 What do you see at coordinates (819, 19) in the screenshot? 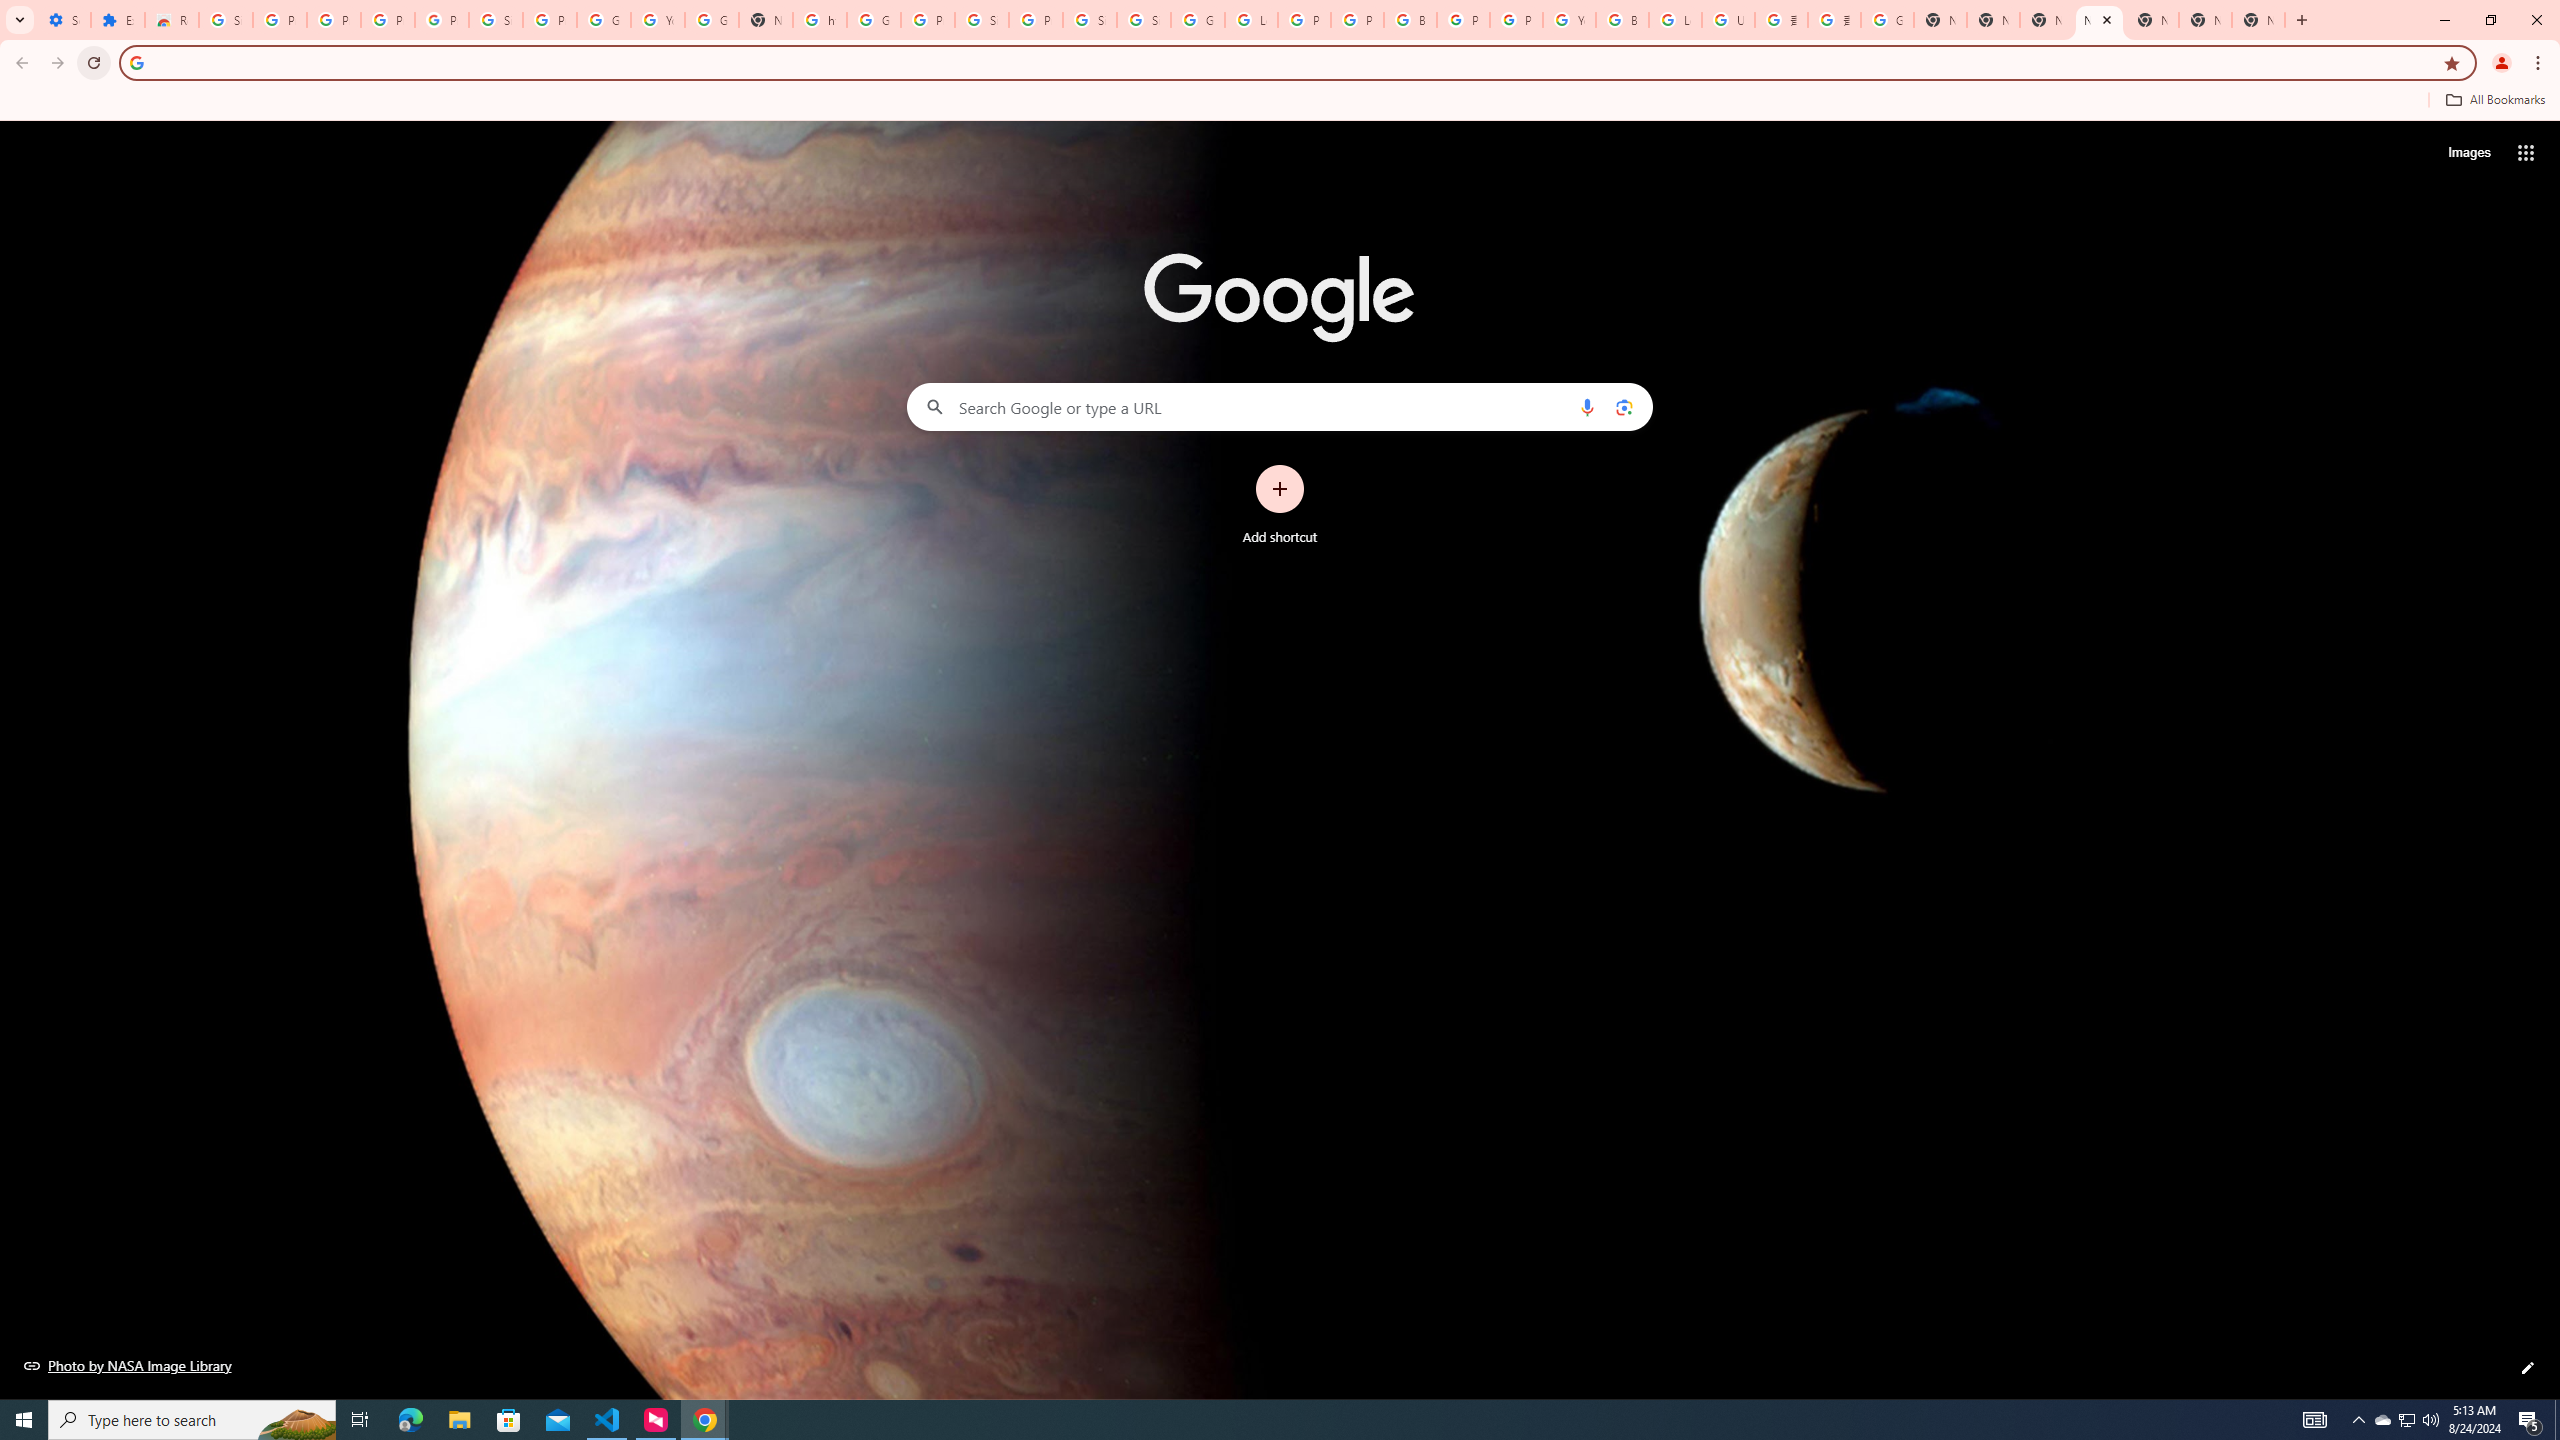
I see `'https://scholar.google.com/'` at bounding box center [819, 19].